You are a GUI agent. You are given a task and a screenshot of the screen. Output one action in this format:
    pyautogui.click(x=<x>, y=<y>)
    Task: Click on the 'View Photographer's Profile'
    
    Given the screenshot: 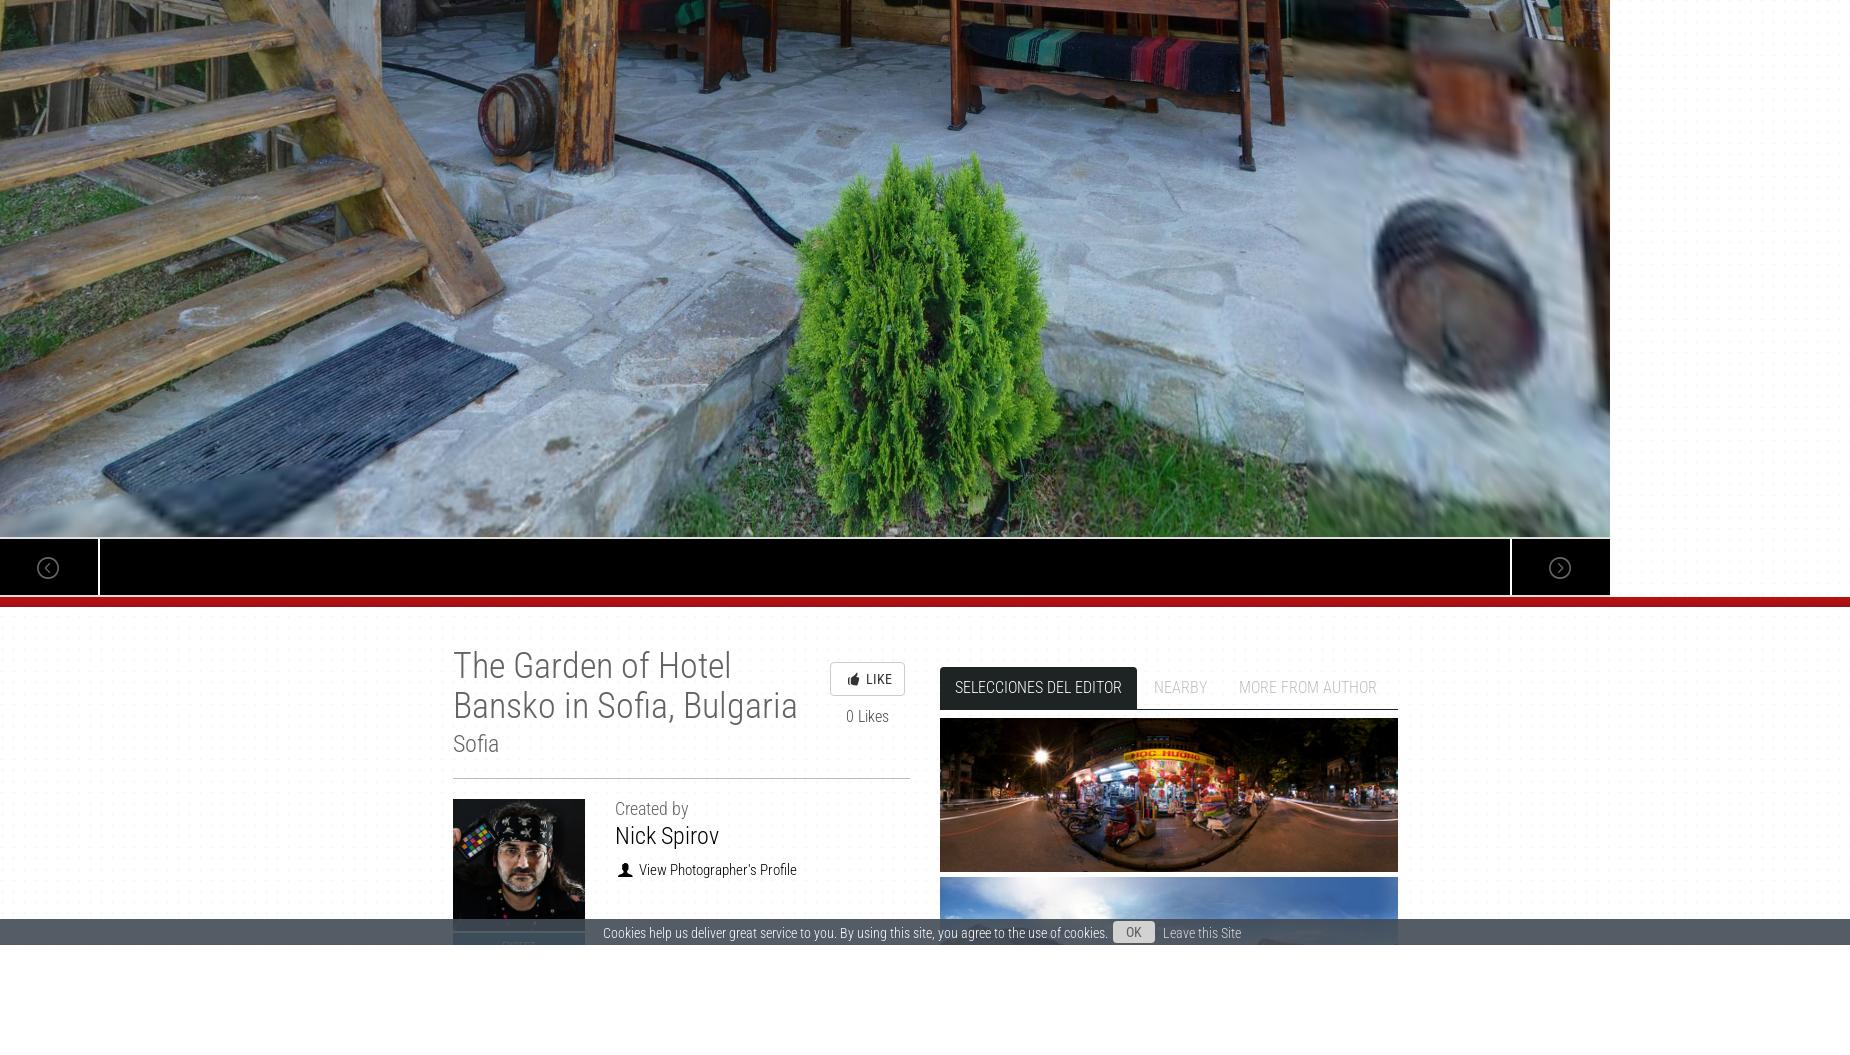 What is the action you would take?
    pyautogui.click(x=715, y=869)
    